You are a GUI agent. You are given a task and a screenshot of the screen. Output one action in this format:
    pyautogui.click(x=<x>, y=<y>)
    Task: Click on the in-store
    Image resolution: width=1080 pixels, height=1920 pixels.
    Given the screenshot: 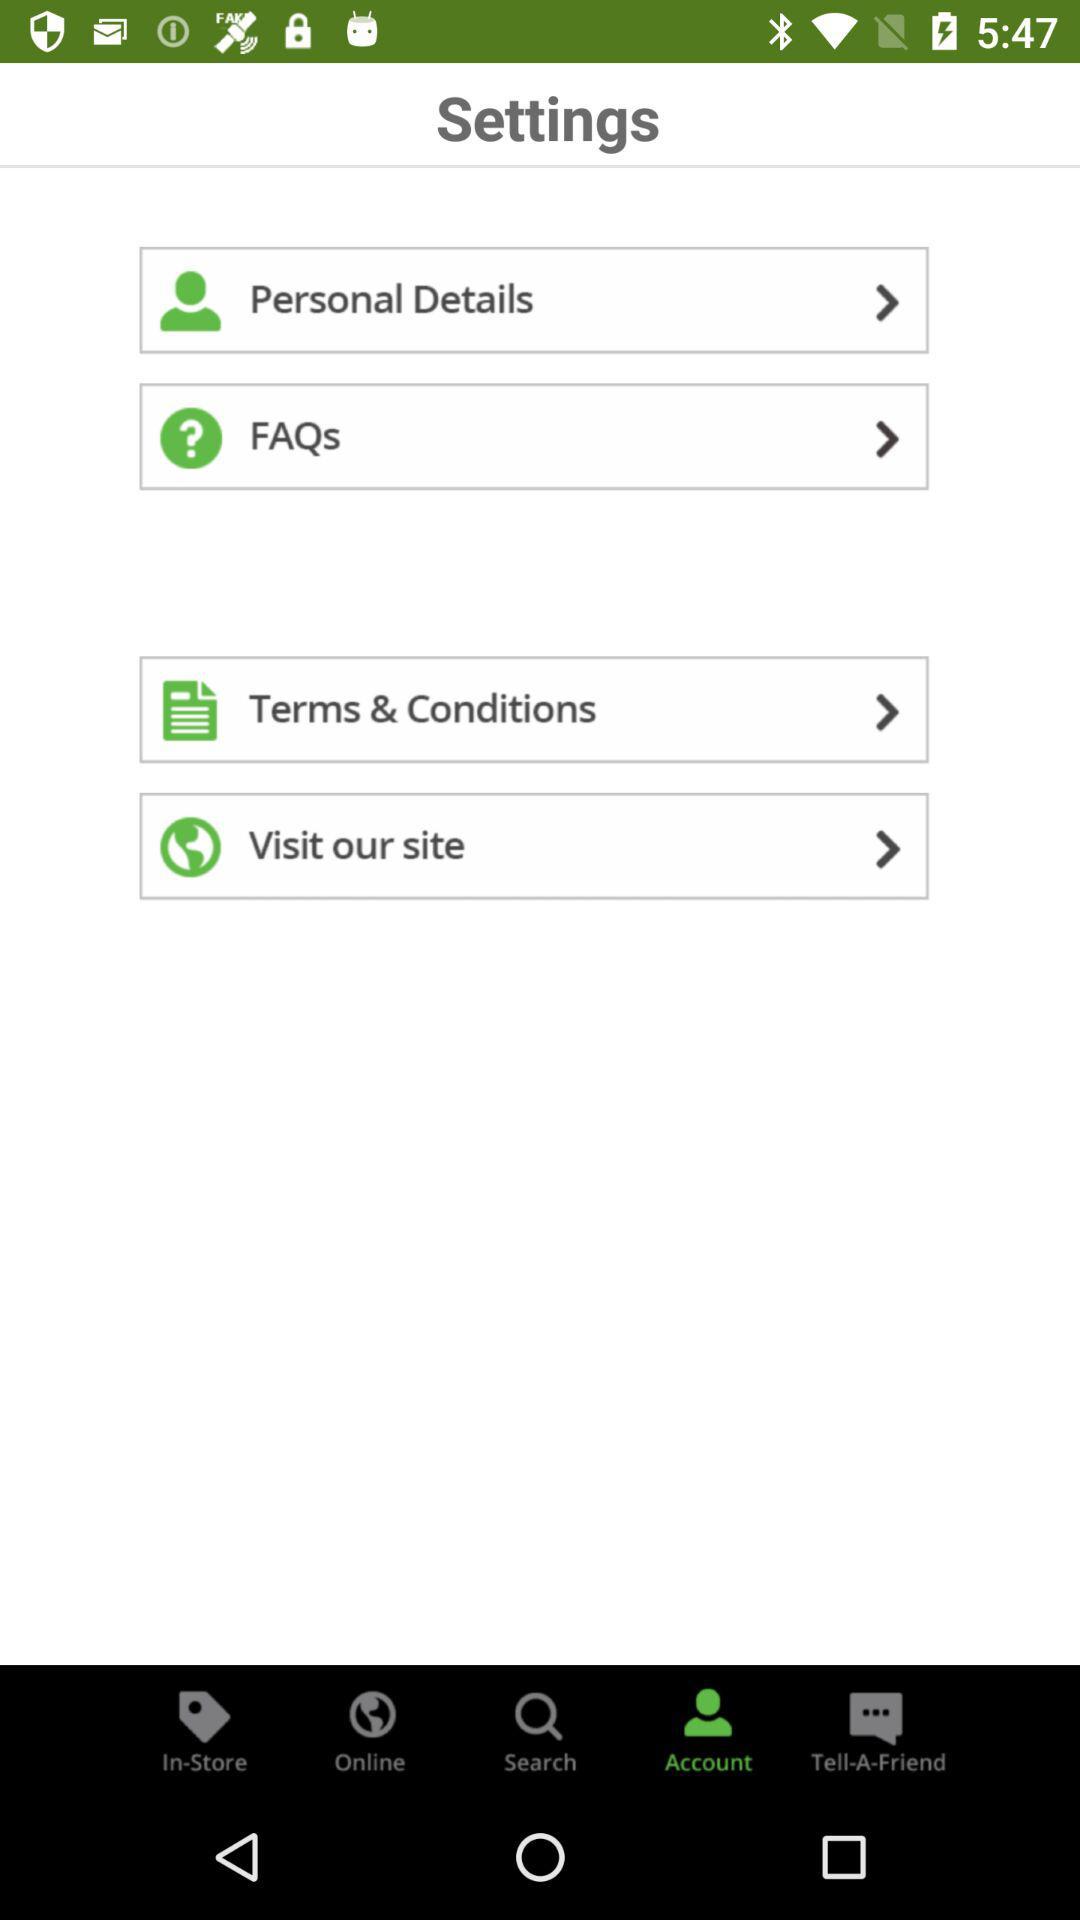 What is the action you would take?
    pyautogui.click(x=204, y=1728)
    